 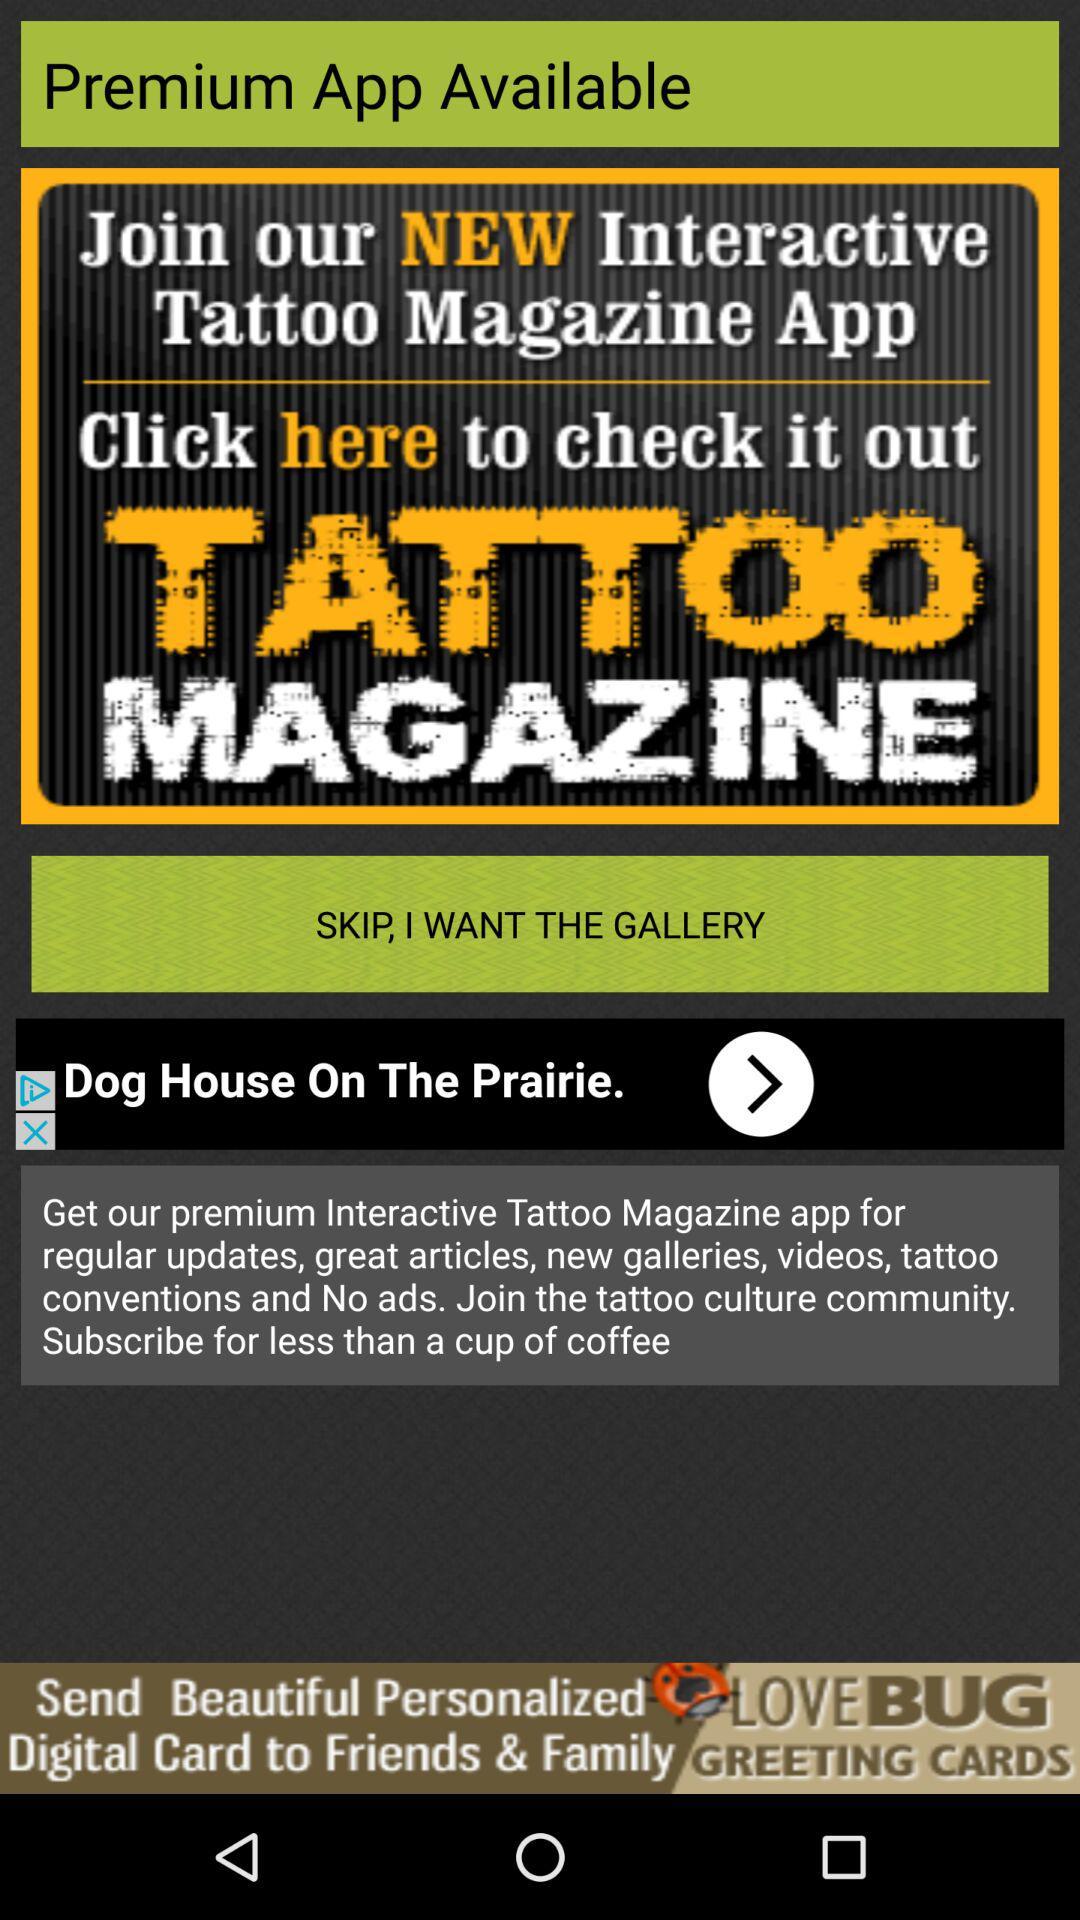 I want to click on advertisement bar, so click(x=540, y=1727).